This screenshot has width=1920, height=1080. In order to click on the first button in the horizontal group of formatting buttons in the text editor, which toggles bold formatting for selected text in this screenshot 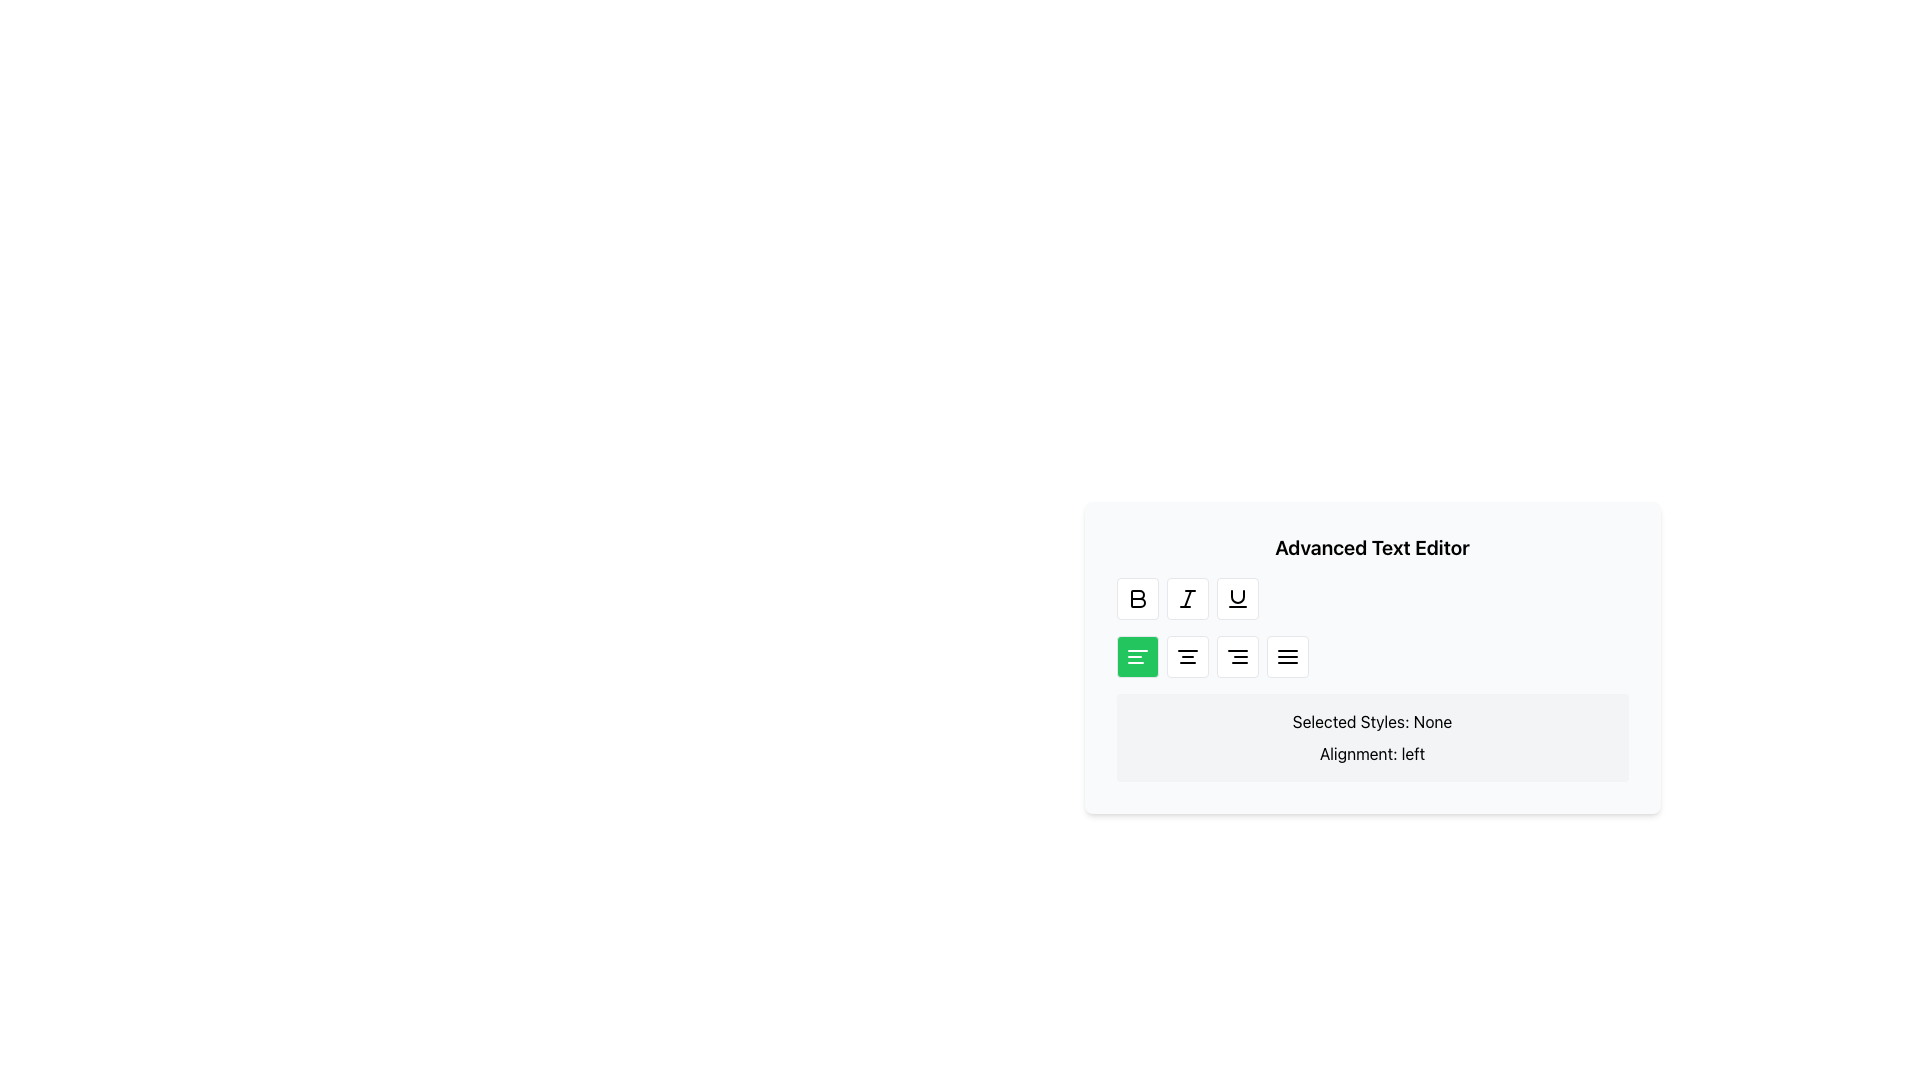, I will do `click(1137, 597)`.